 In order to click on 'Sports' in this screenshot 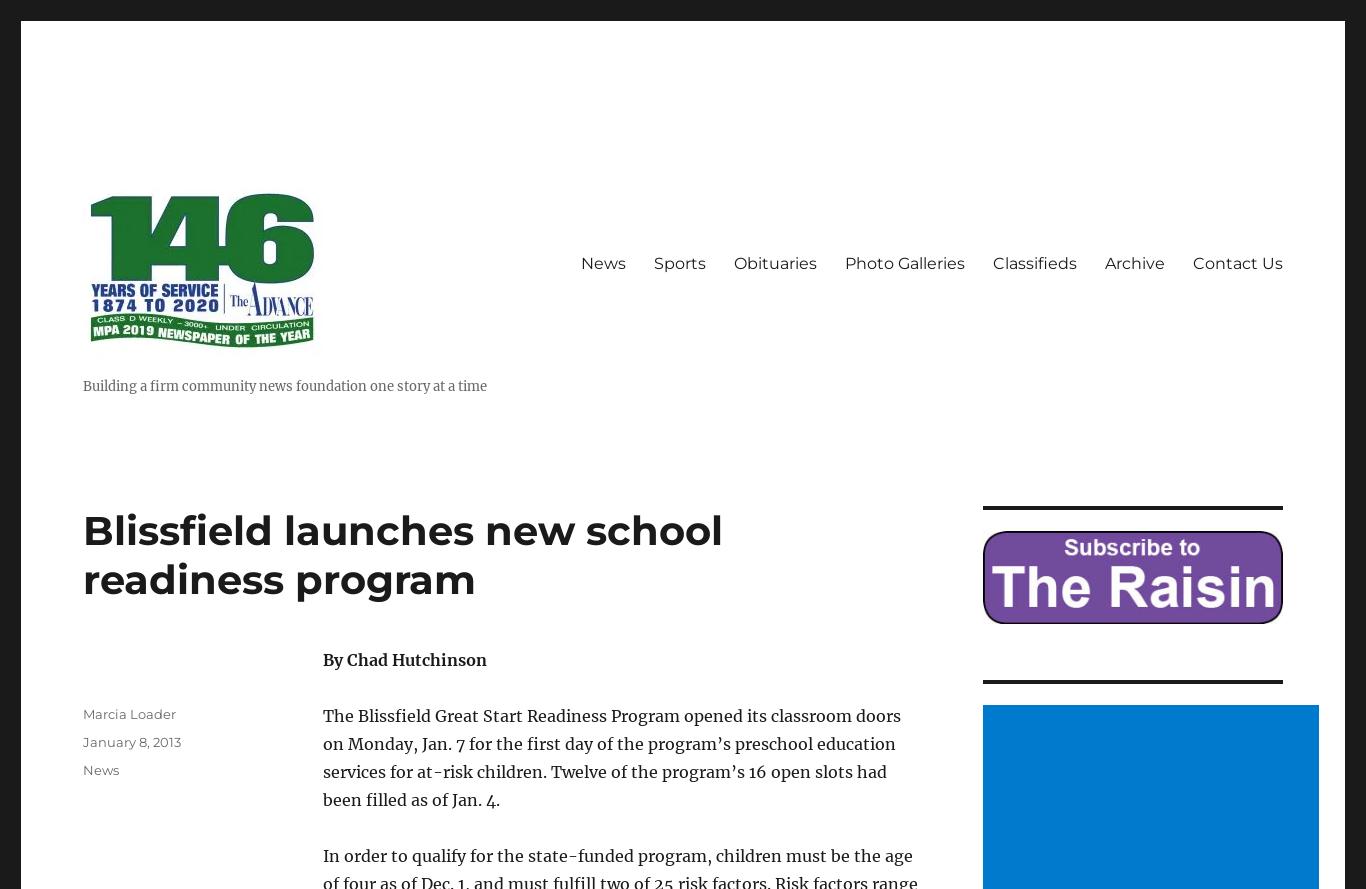, I will do `click(678, 263)`.